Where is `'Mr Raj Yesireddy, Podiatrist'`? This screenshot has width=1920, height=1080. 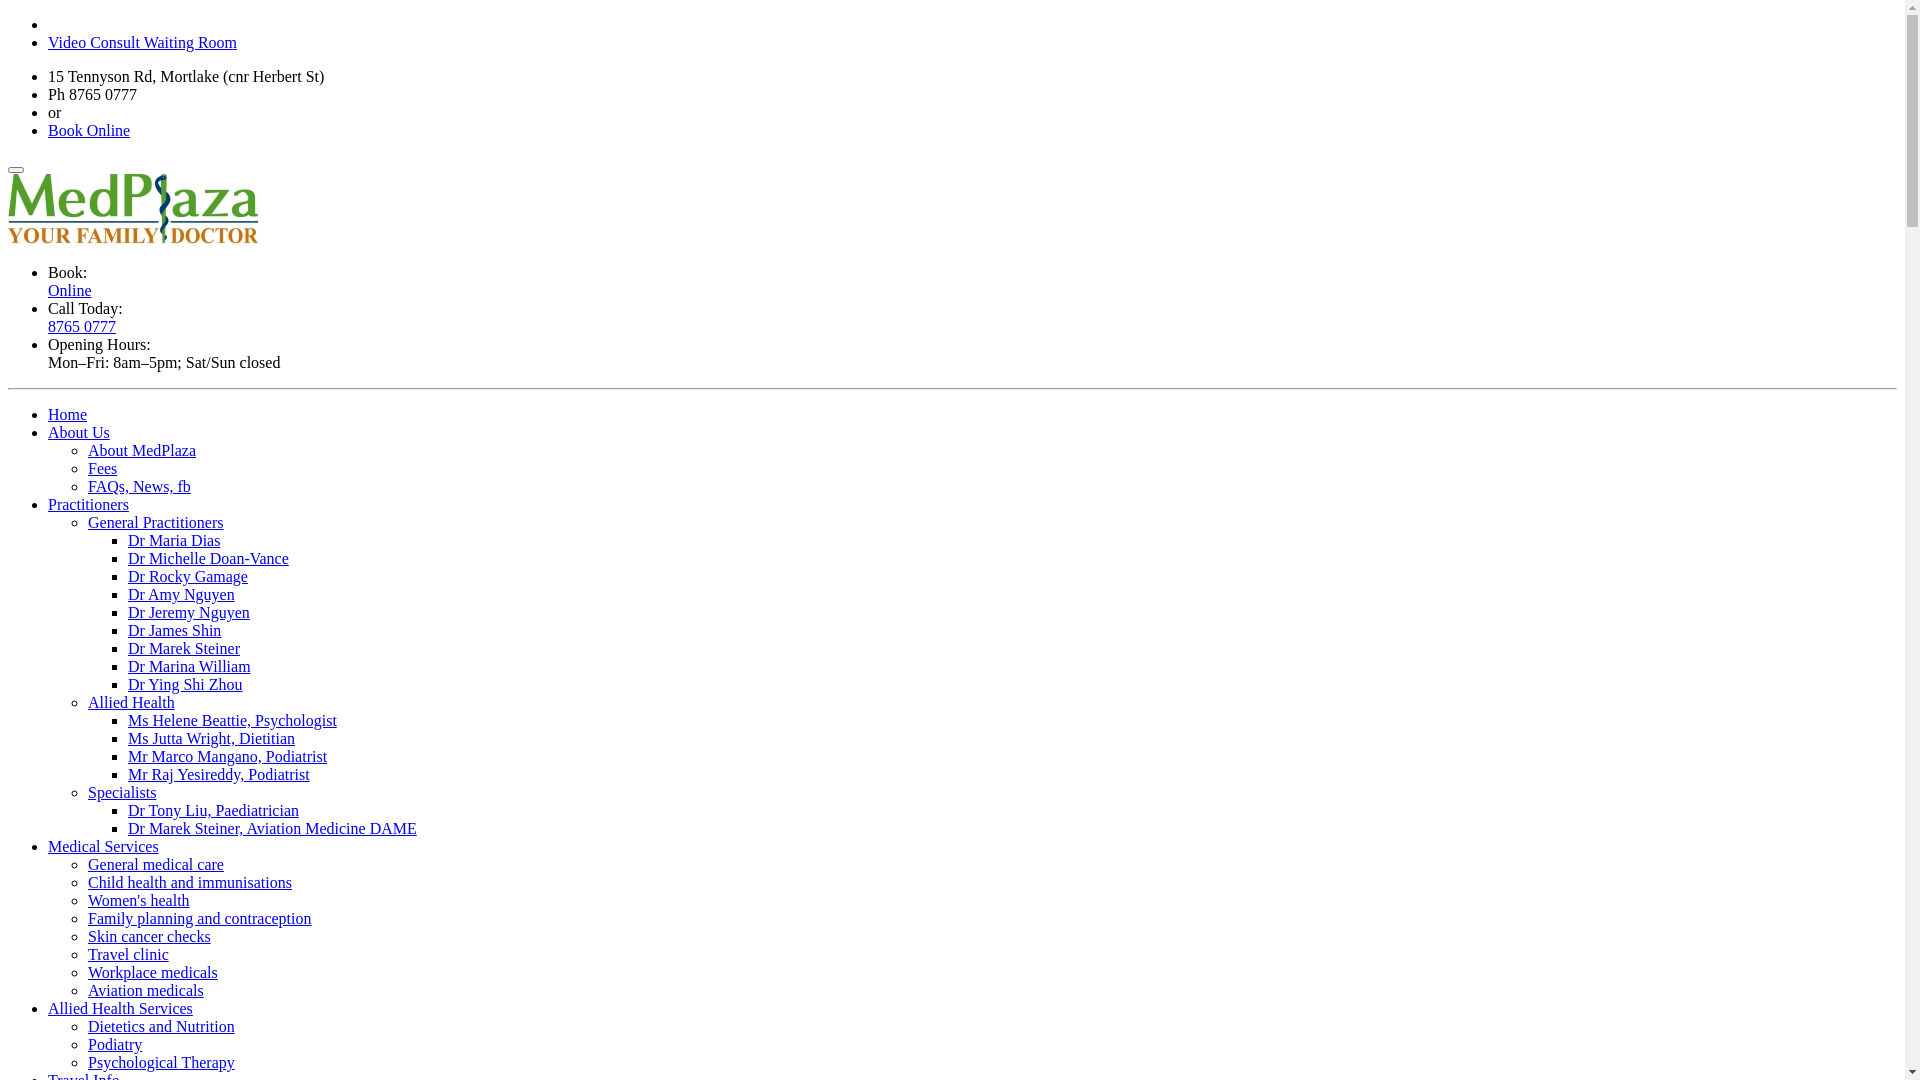
'Mr Raj Yesireddy, Podiatrist' is located at coordinates (127, 773).